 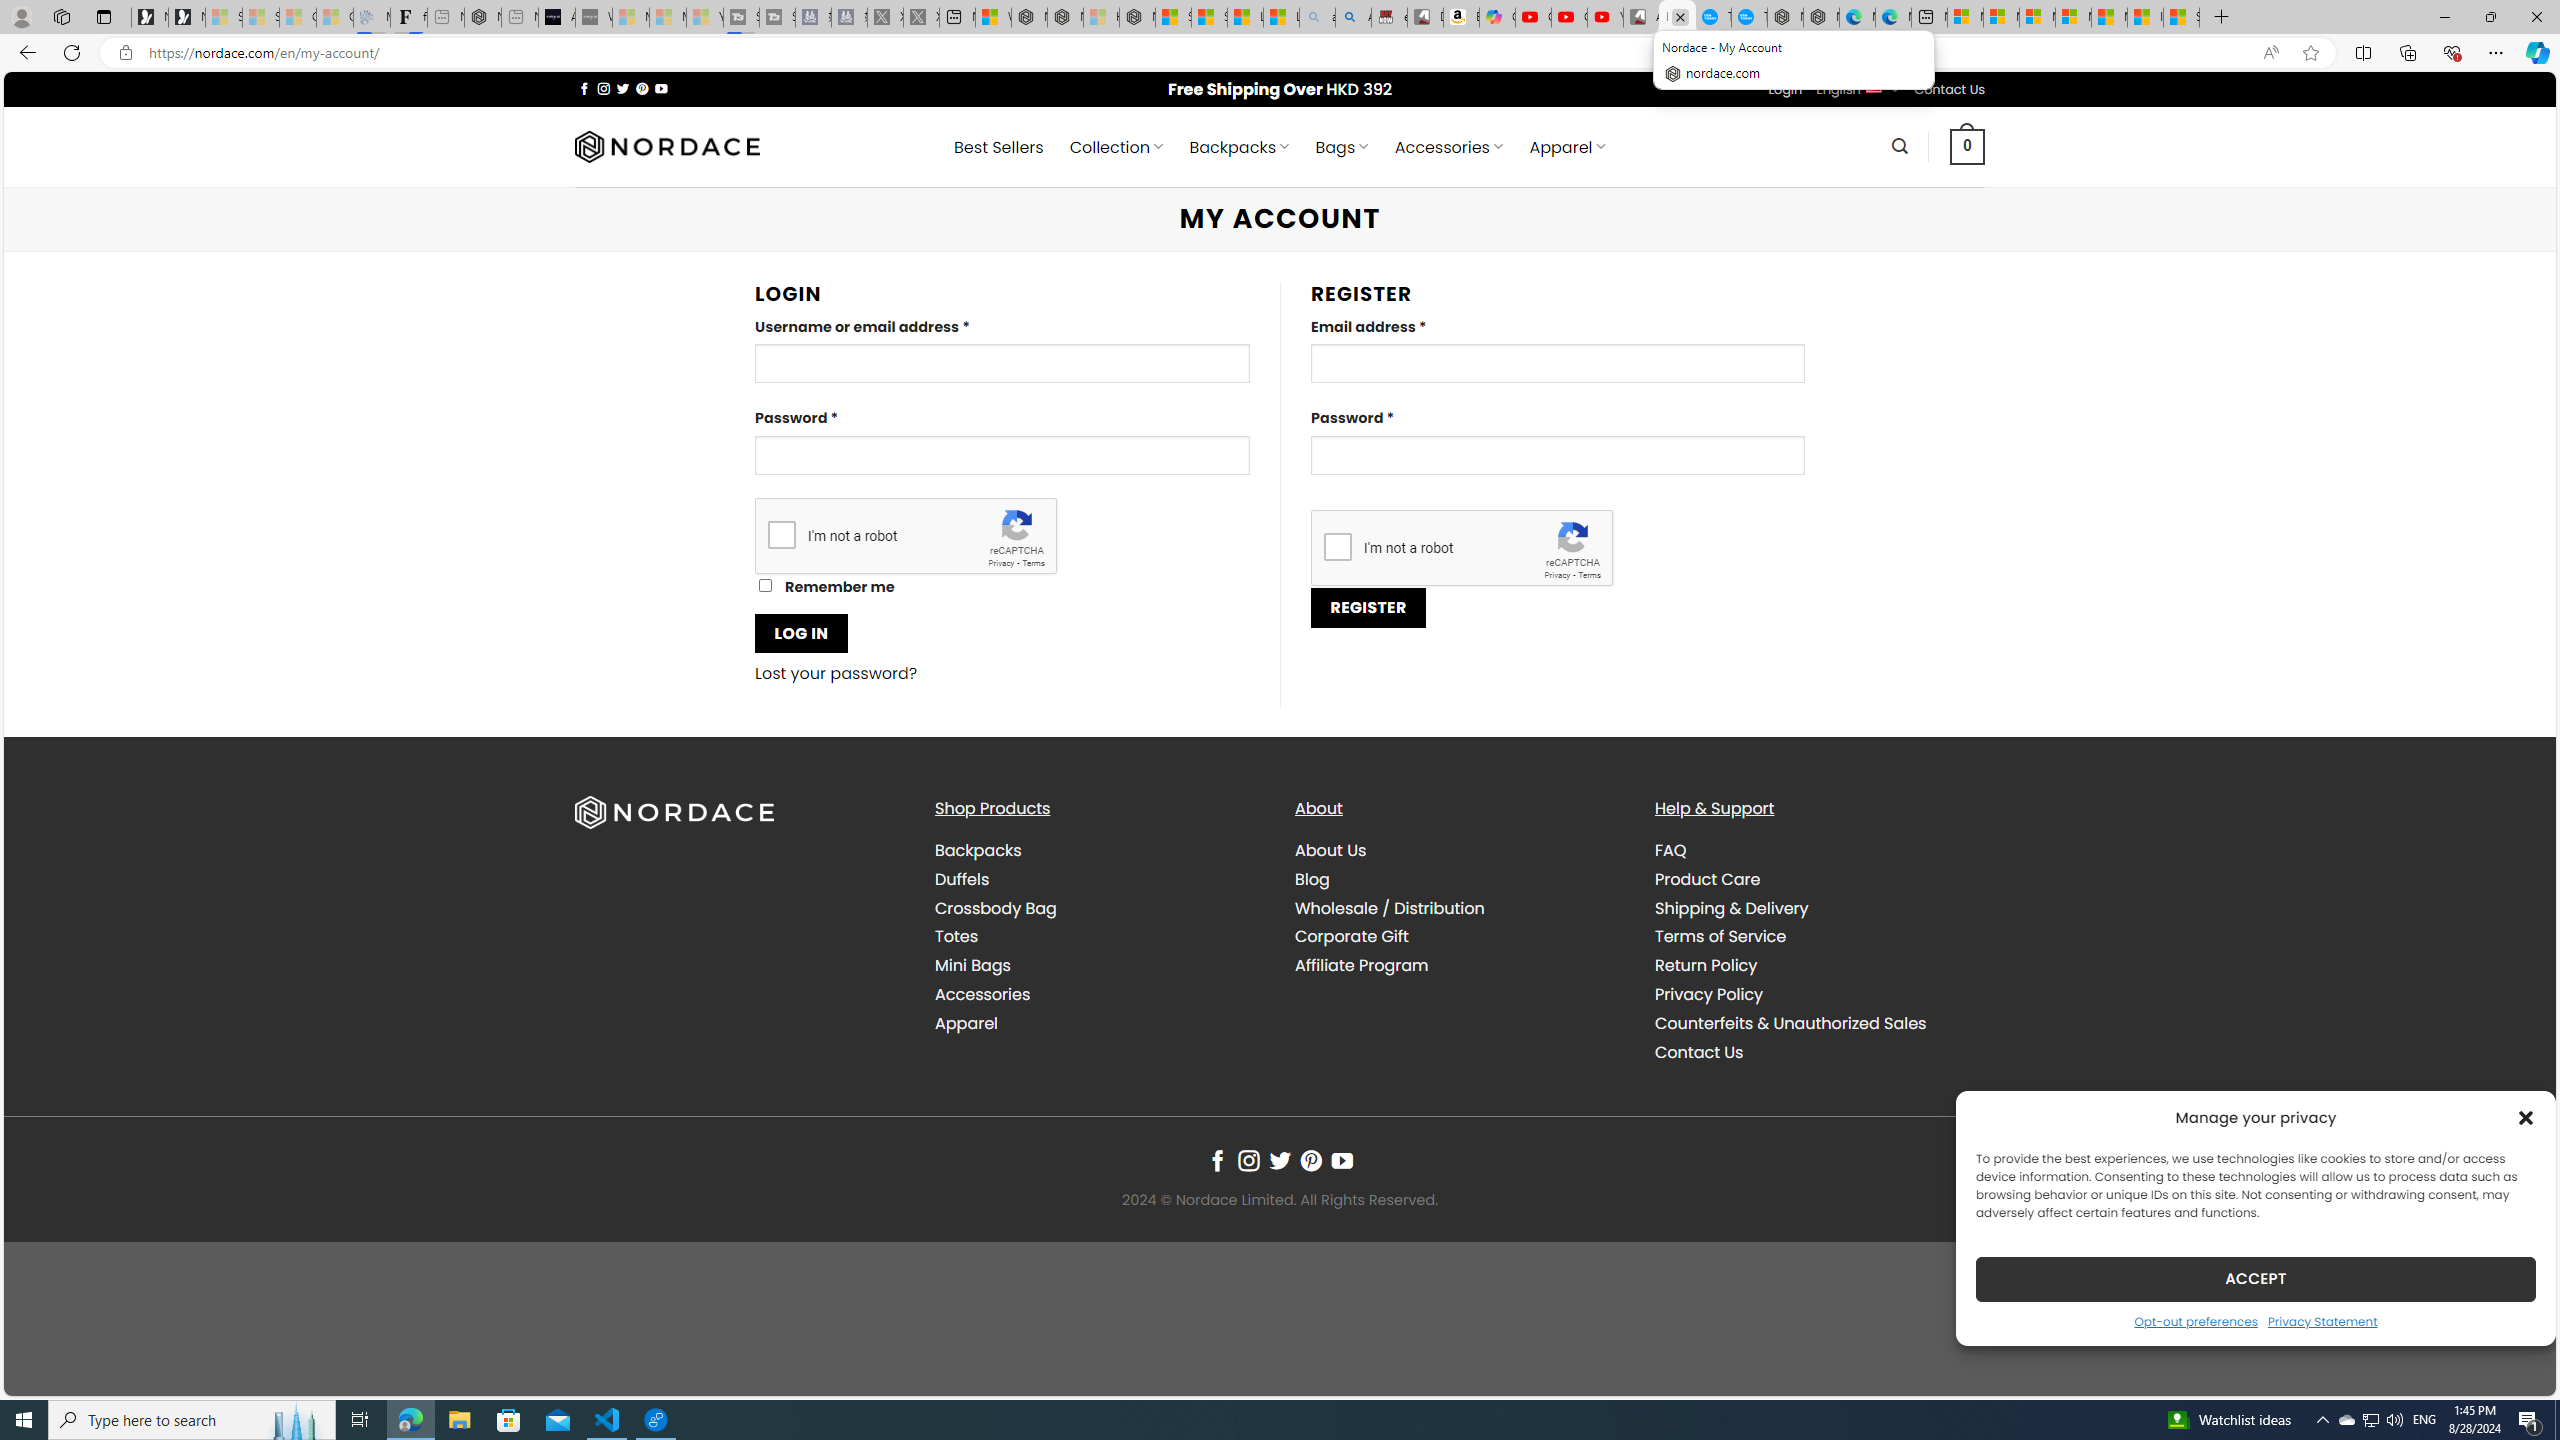 I want to click on 'Copilot', so click(x=1496, y=16).